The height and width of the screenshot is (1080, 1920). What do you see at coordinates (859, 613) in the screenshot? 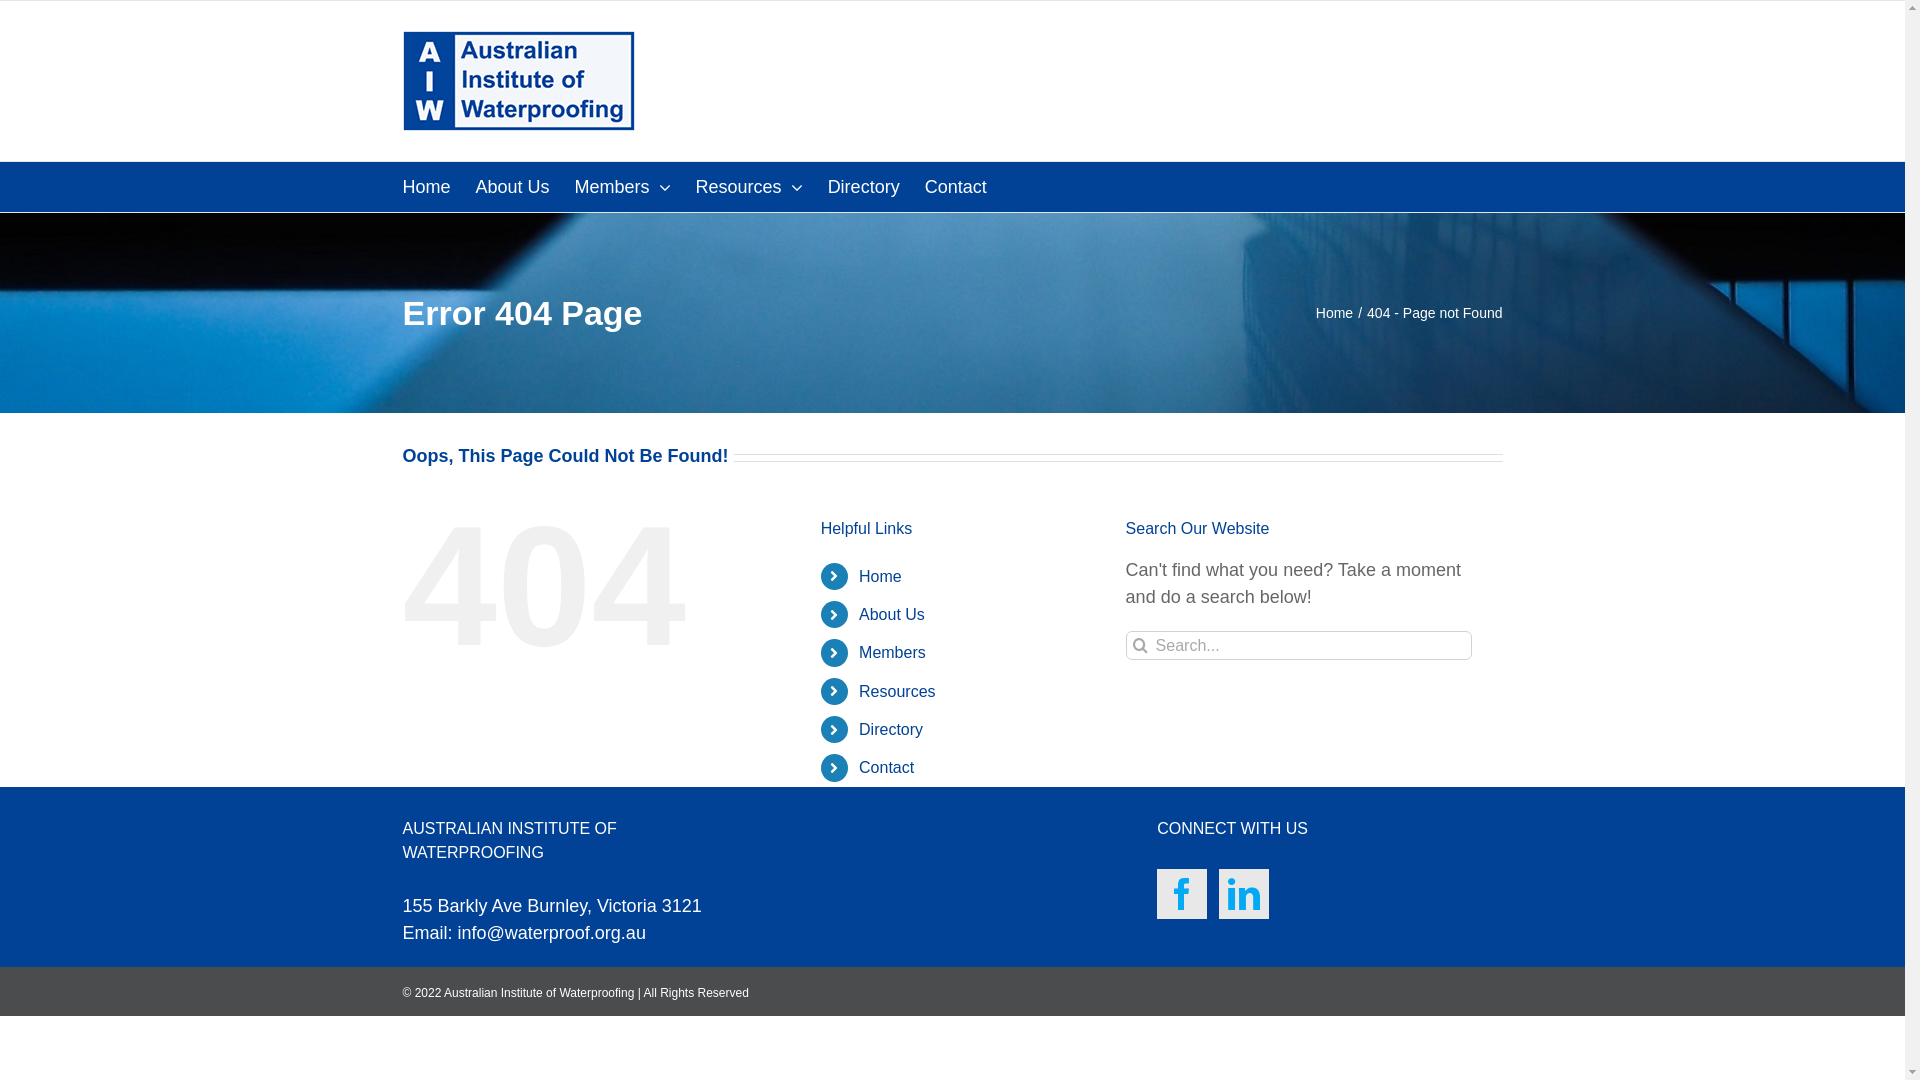
I see `'About Us'` at bounding box center [859, 613].